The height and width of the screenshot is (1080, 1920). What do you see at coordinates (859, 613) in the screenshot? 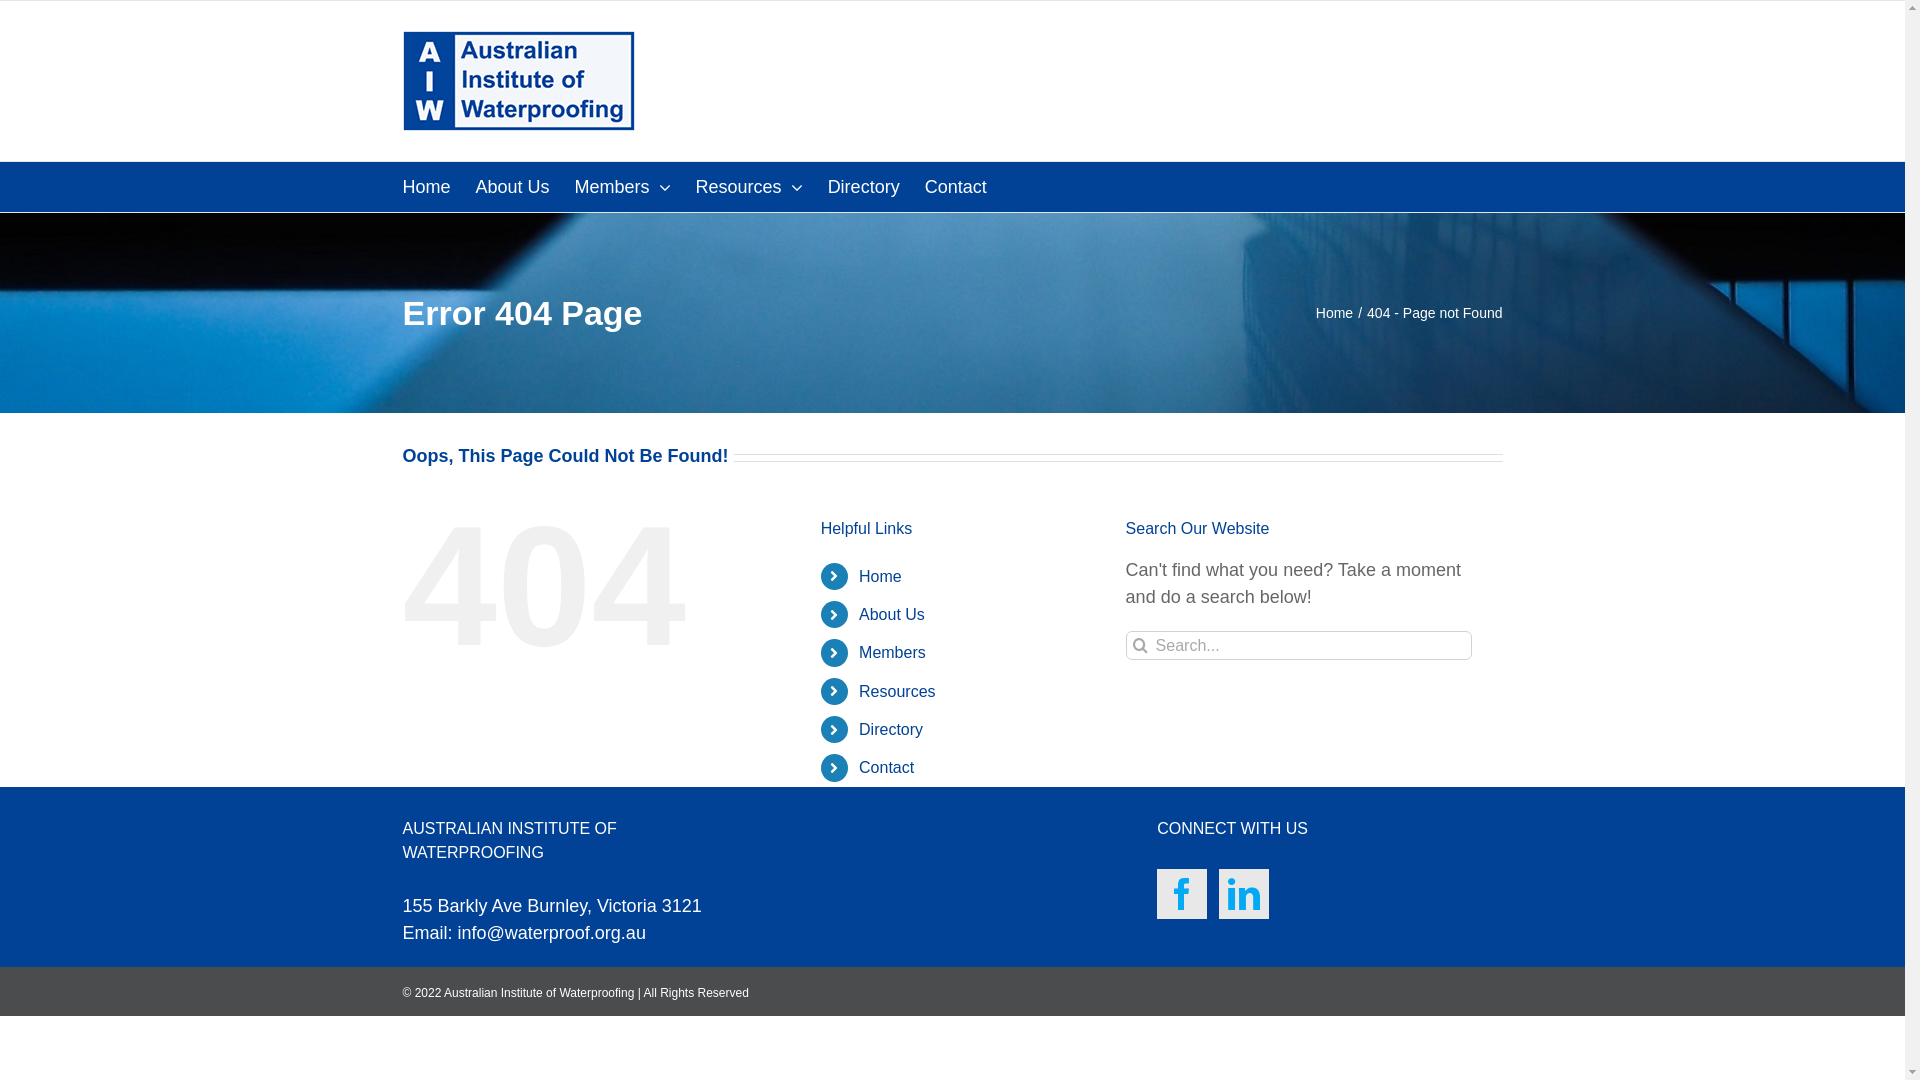
I see `'About Us'` at bounding box center [859, 613].